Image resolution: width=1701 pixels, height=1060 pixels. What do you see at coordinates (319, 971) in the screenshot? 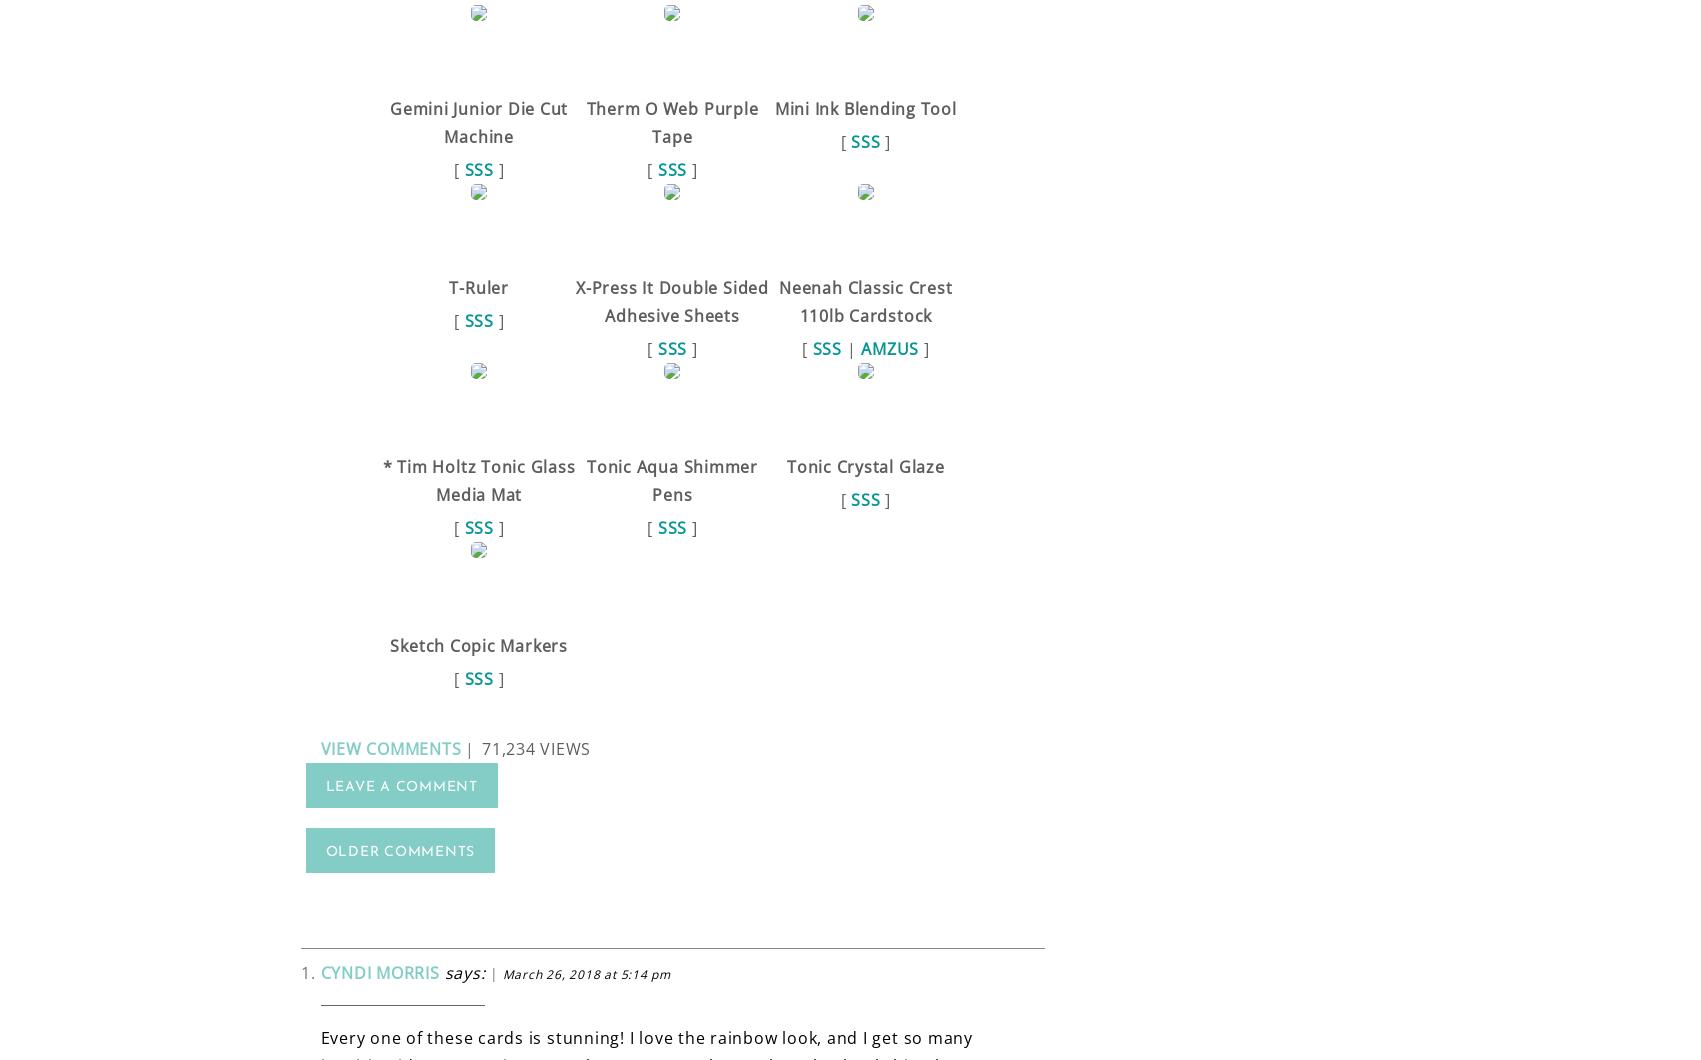
I see `'cyndi morris'` at bounding box center [319, 971].